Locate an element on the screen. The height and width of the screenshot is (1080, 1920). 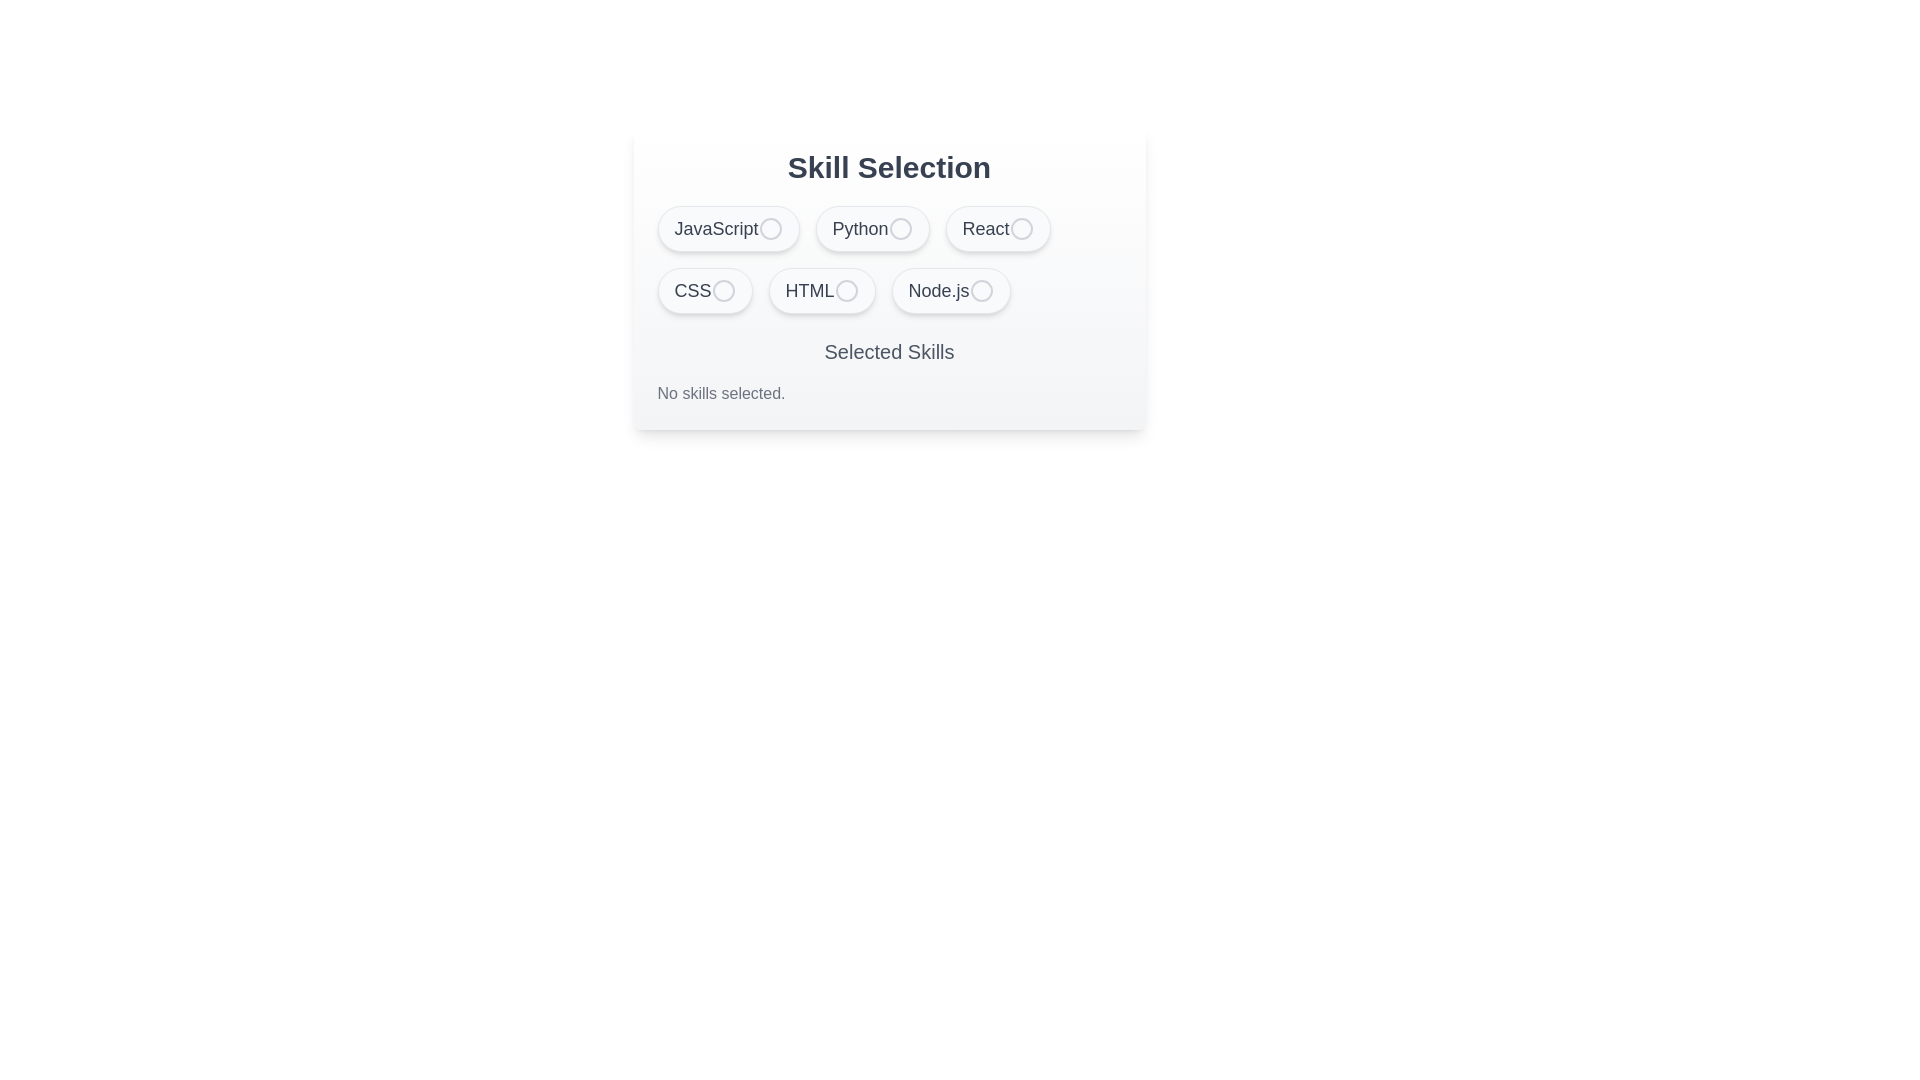
the 'CSS' text label located within the circular button in the second row of the skill selection grid is located at coordinates (692, 290).